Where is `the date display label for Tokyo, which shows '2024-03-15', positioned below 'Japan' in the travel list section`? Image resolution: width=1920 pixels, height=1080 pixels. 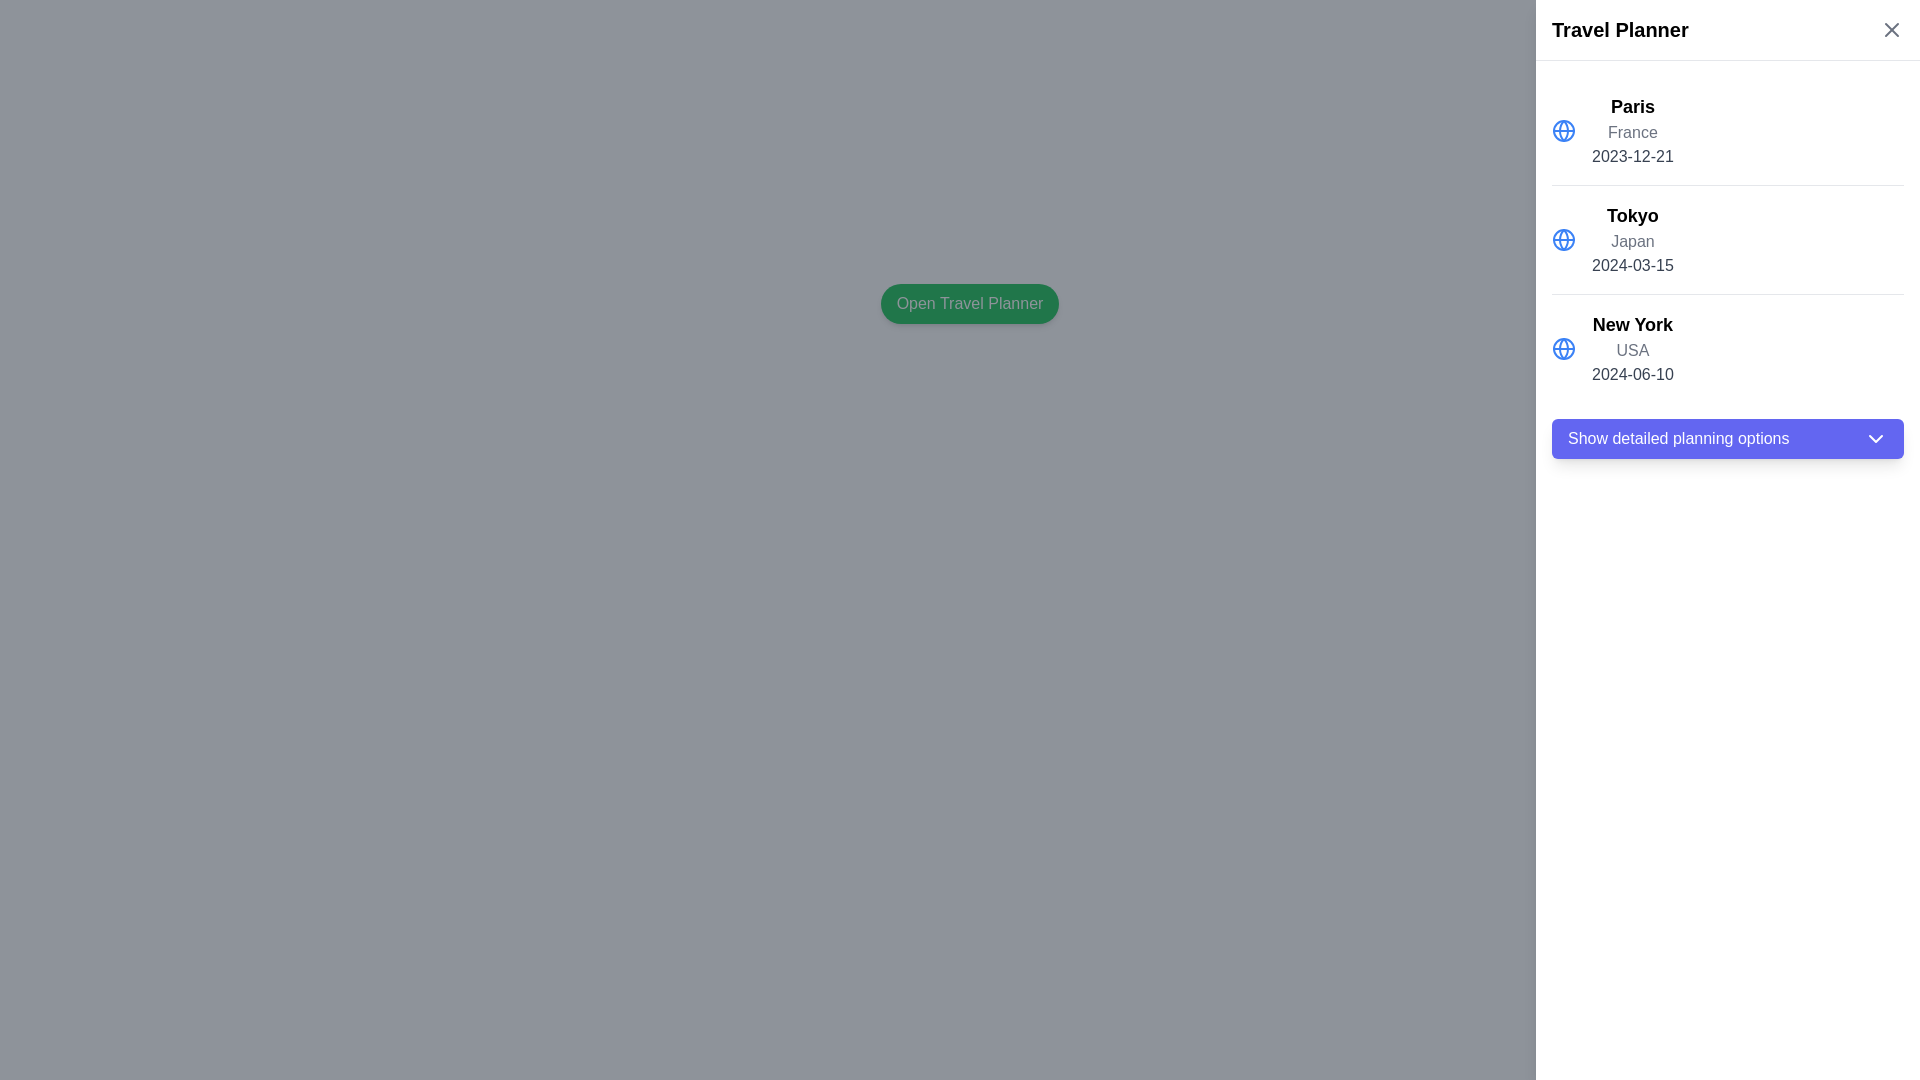 the date display label for Tokyo, which shows '2024-03-15', positioned below 'Japan' in the travel list section is located at coordinates (1632, 265).